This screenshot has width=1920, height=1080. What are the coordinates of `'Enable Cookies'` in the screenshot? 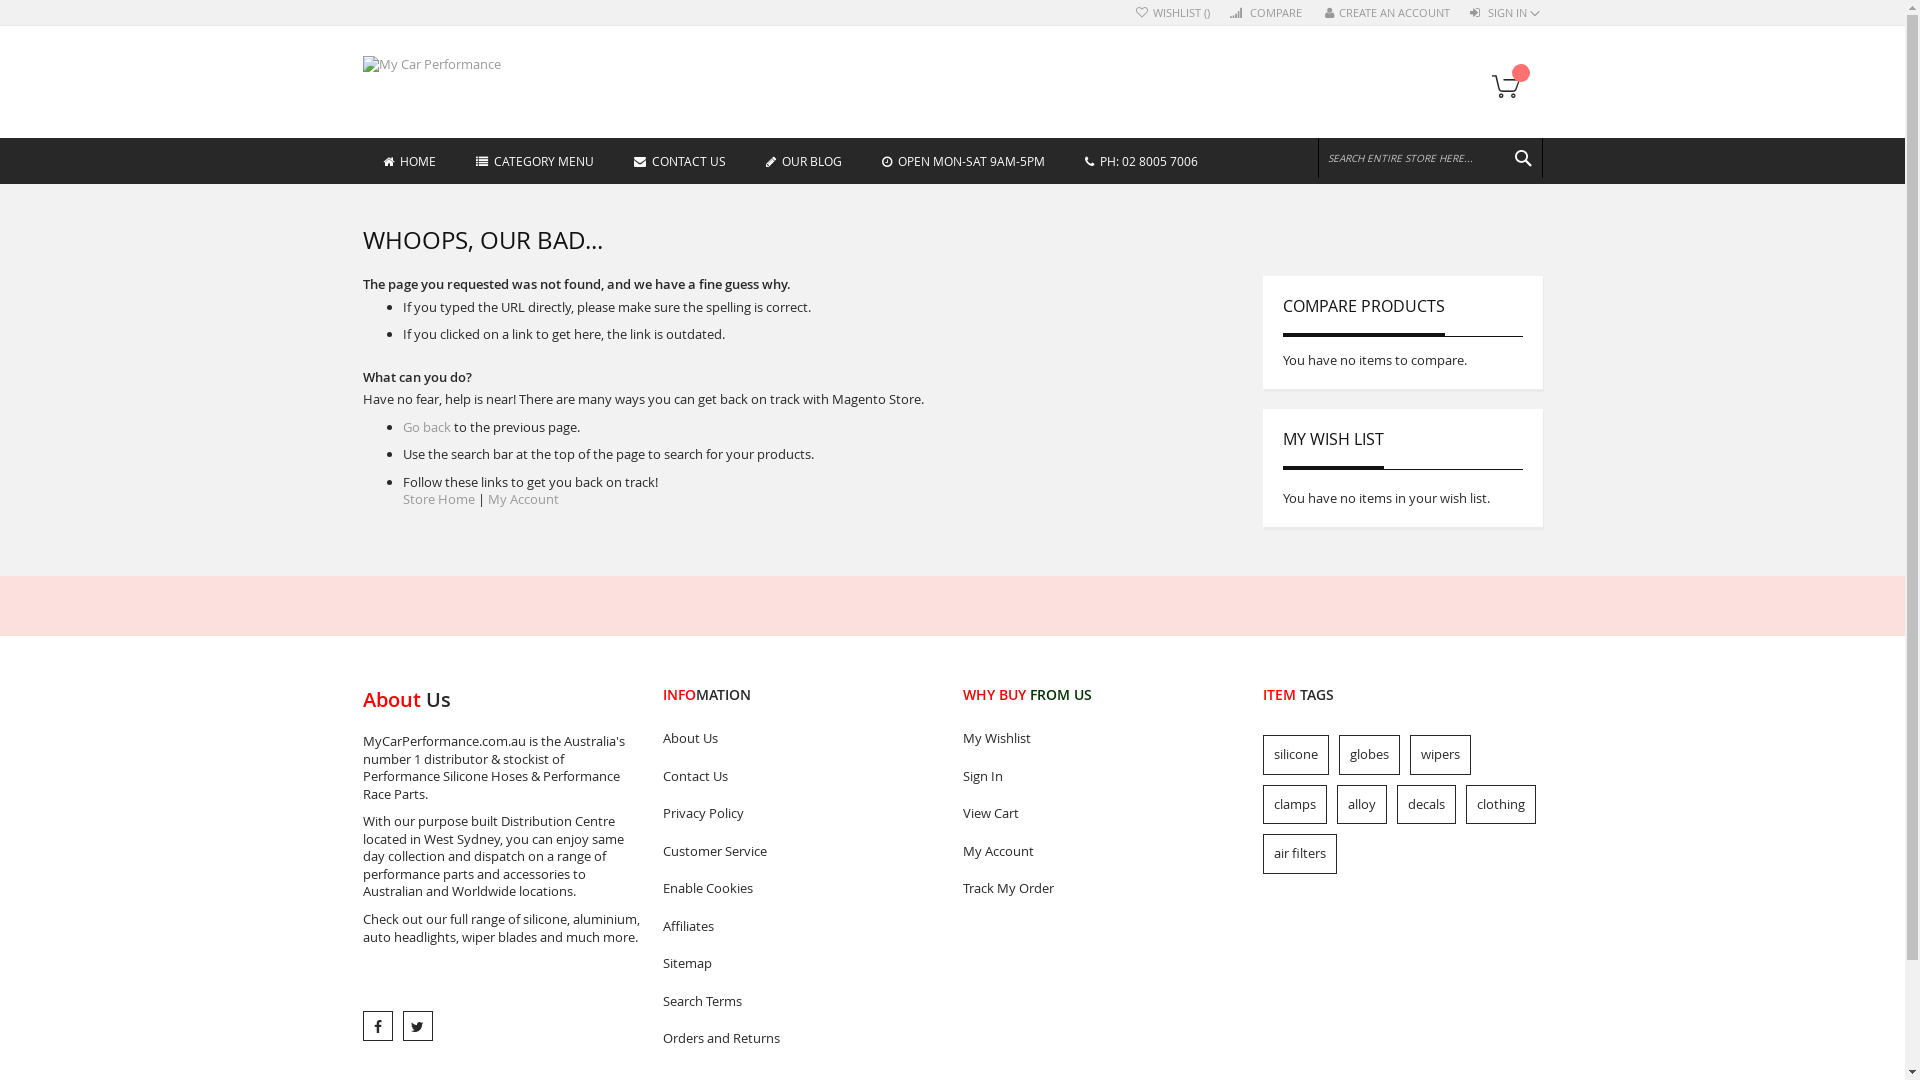 It's located at (662, 887).